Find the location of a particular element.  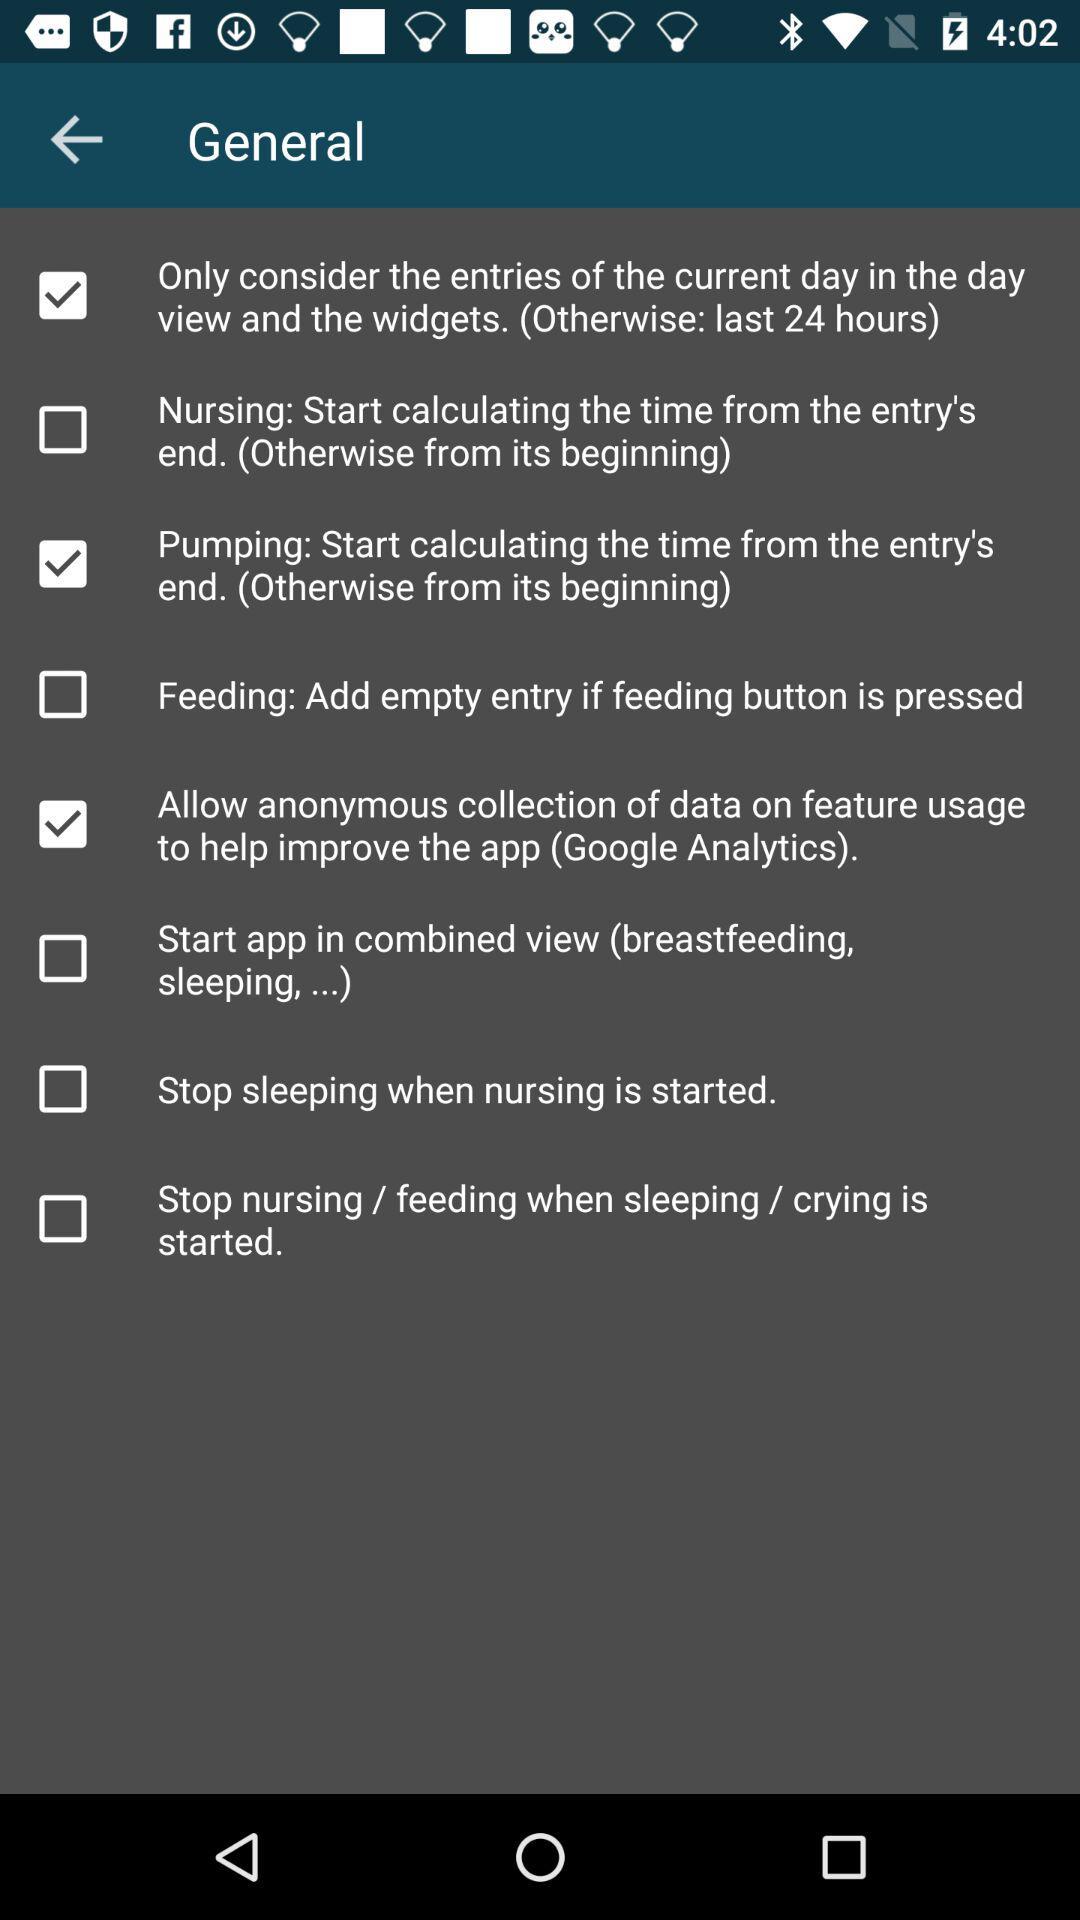

the arrow_backward icon is located at coordinates (75, 138).